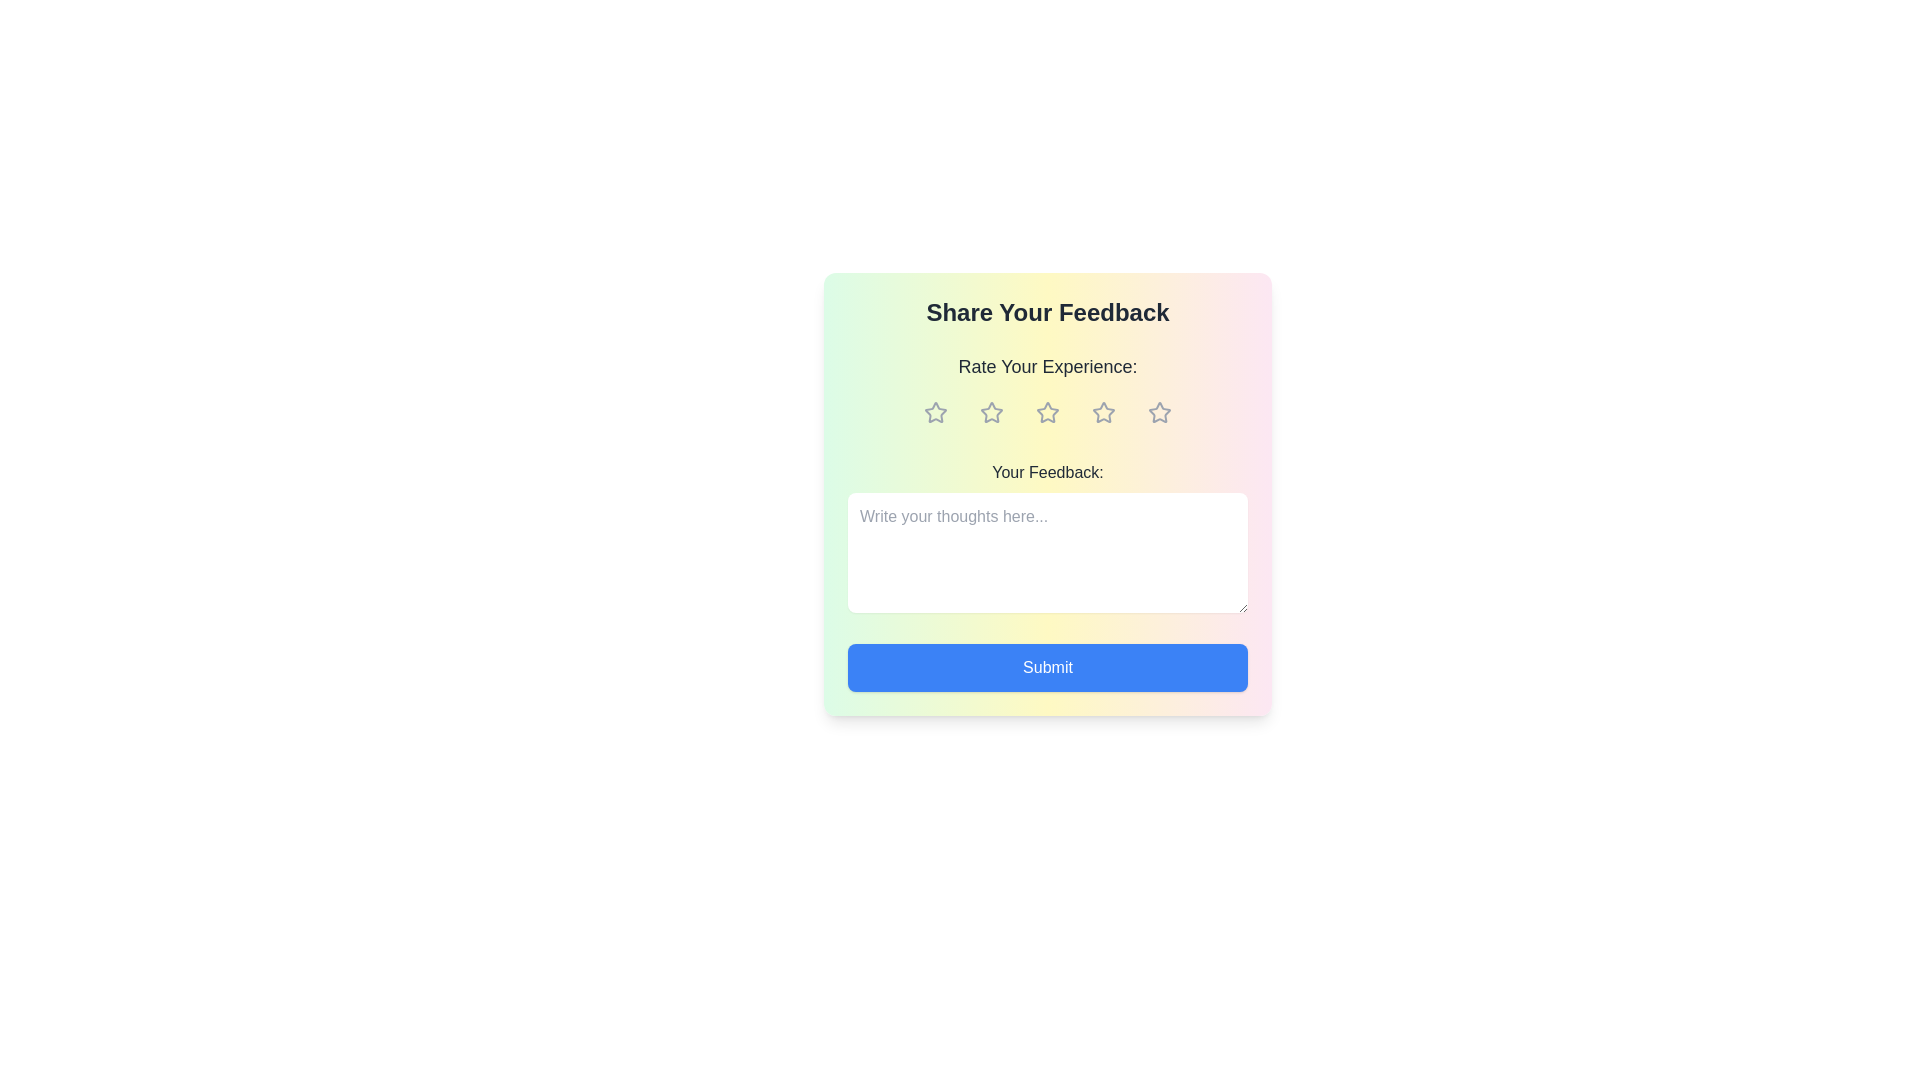 Image resolution: width=1920 pixels, height=1080 pixels. Describe the element at coordinates (1046, 394) in the screenshot. I see `the Rating input section labeled 'Rate Your Experience:'` at that location.